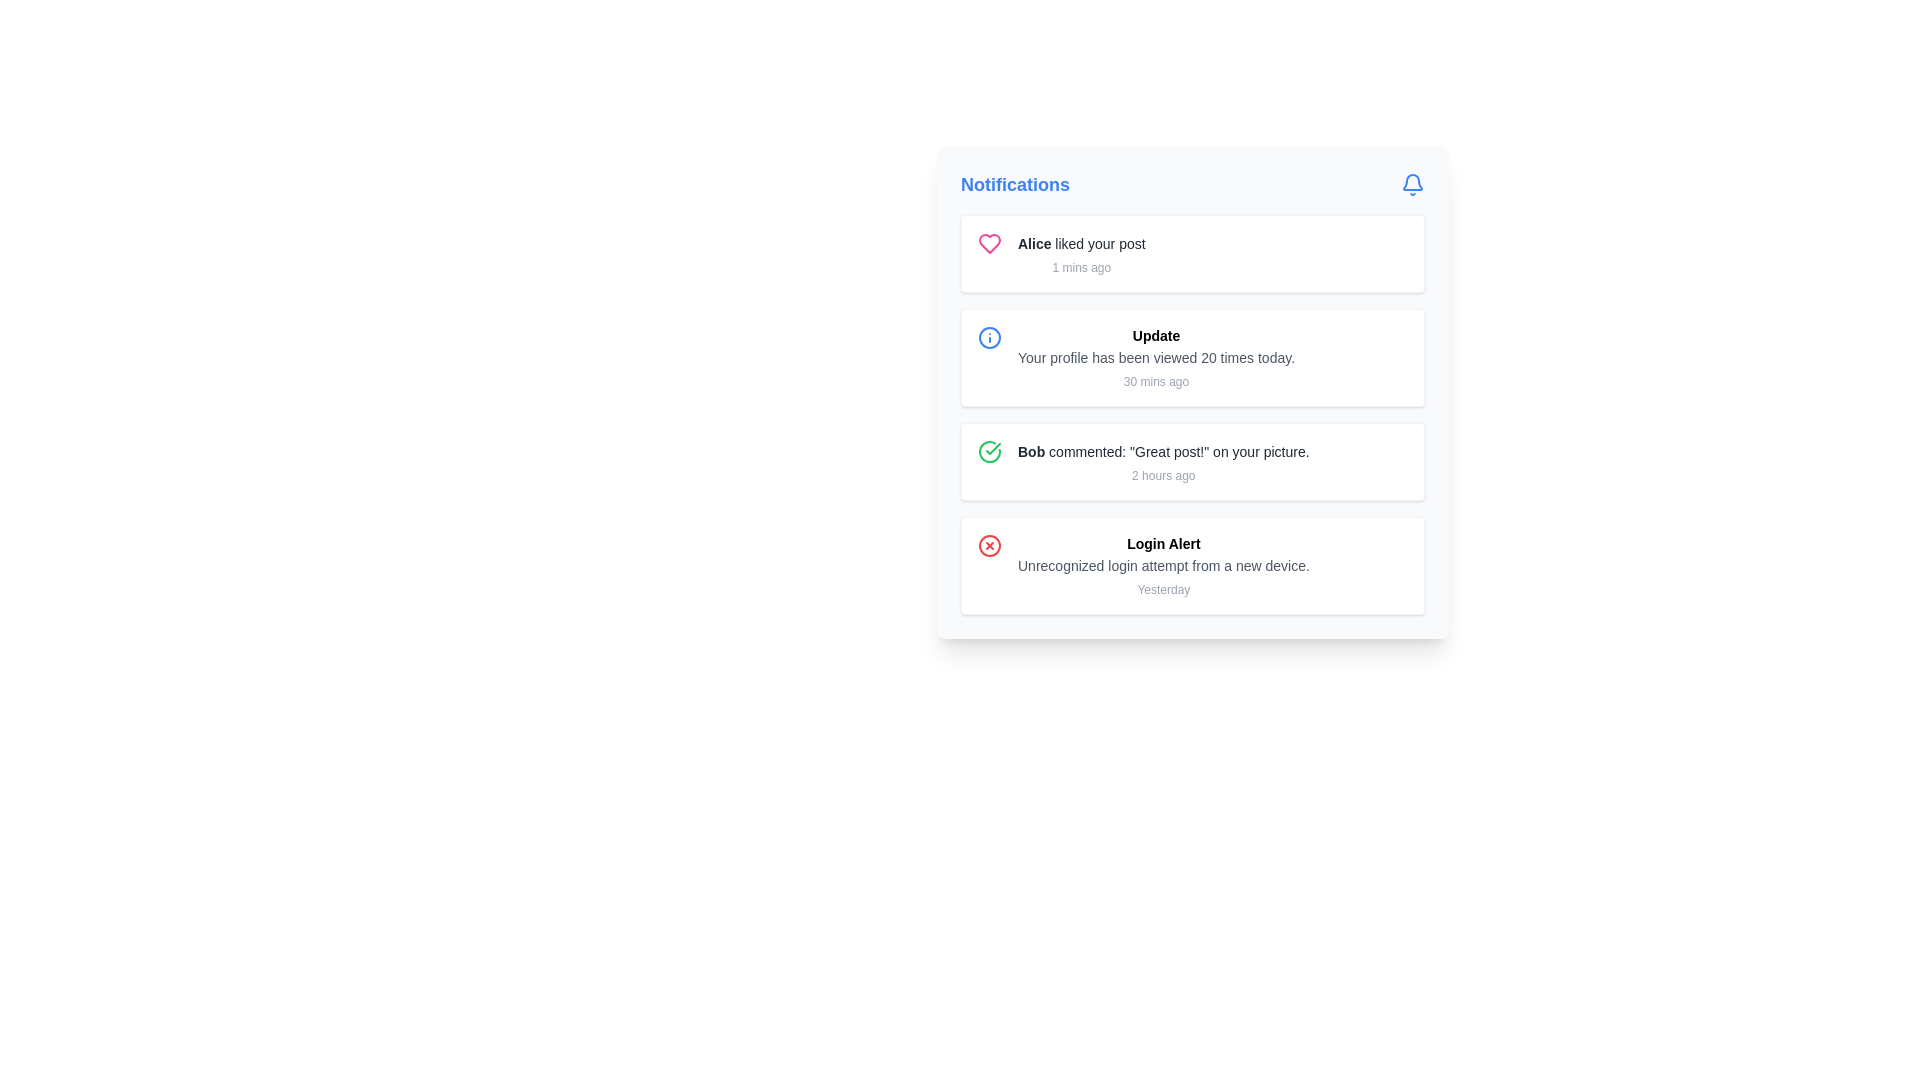 This screenshot has width=1920, height=1080. Describe the element at coordinates (1193, 566) in the screenshot. I see `the fourth notification card in the notification area that informs about an unrecognized login attempt from a new device` at that location.